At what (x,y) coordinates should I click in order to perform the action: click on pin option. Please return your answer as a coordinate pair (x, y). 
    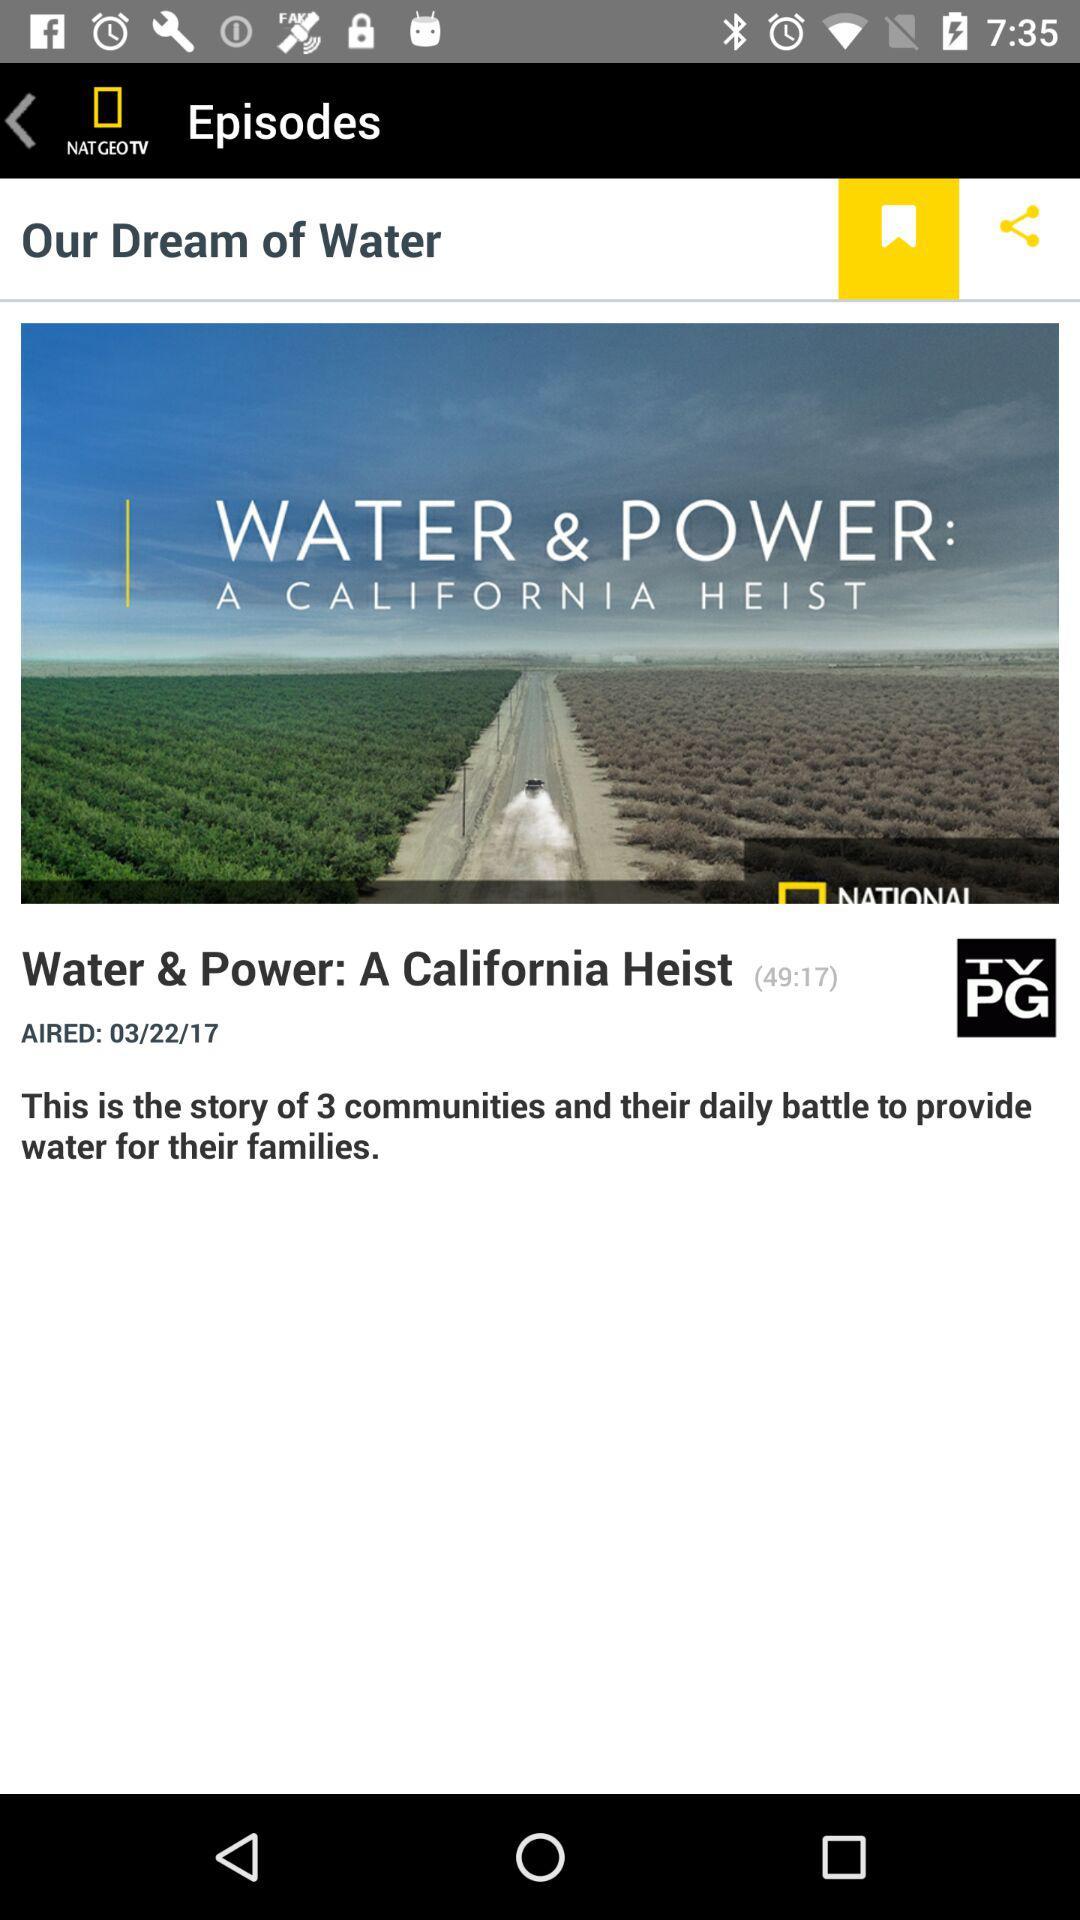
    Looking at the image, I should click on (897, 238).